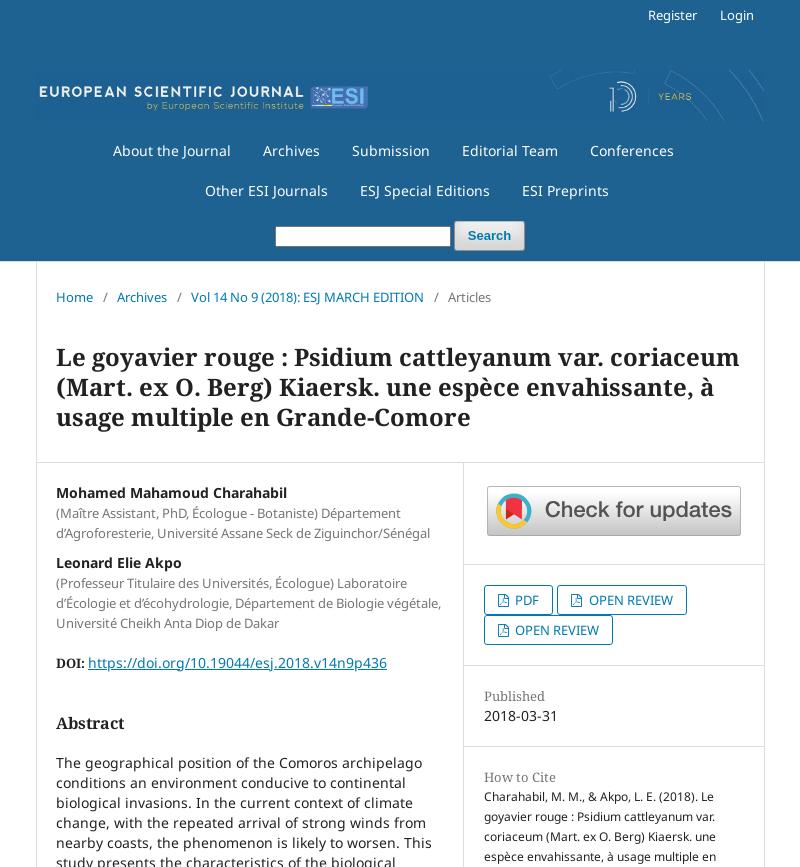  What do you see at coordinates (117, 560) in the screenshot?
I see `'Leonard Elie Akpo'` at bounding box center [117, 560].